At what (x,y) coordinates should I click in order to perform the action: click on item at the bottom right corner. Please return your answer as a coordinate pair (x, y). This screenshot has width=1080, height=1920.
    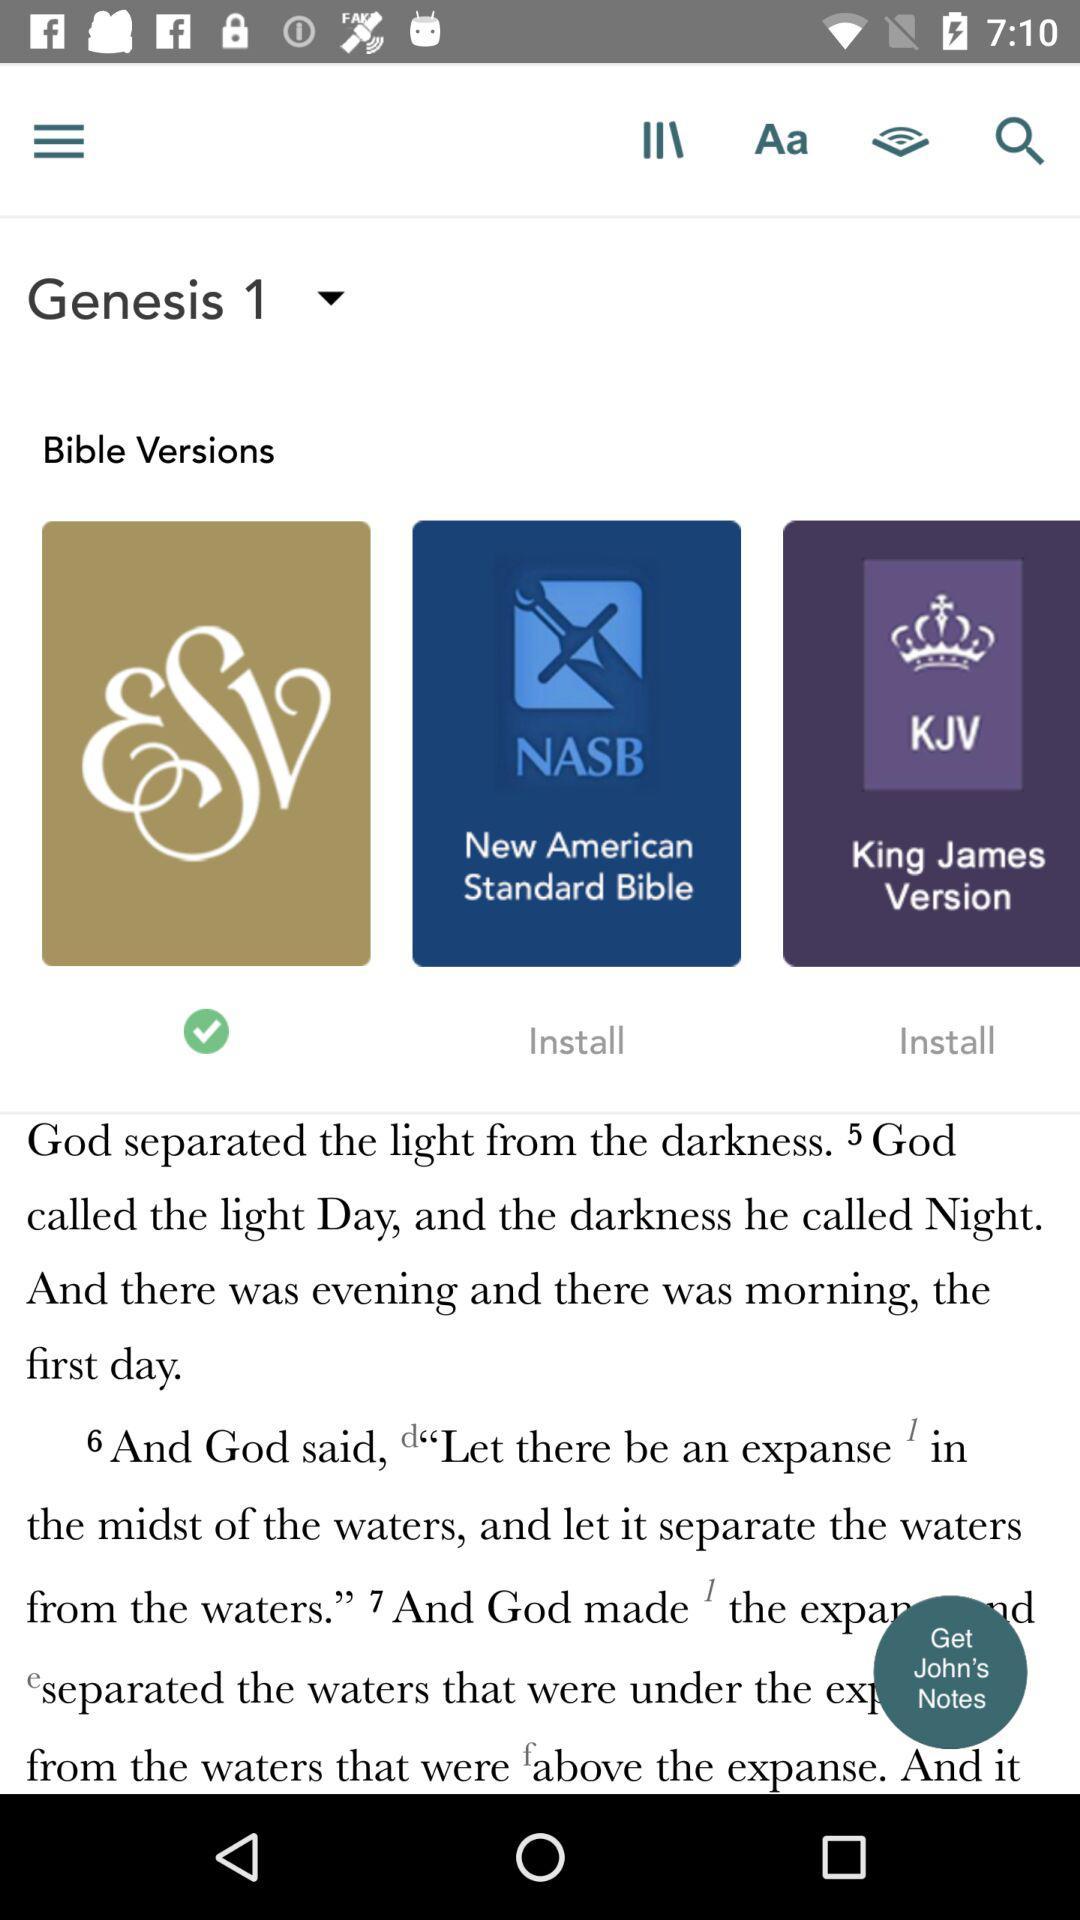
    Looking at the image, I should click on (948, 1671).